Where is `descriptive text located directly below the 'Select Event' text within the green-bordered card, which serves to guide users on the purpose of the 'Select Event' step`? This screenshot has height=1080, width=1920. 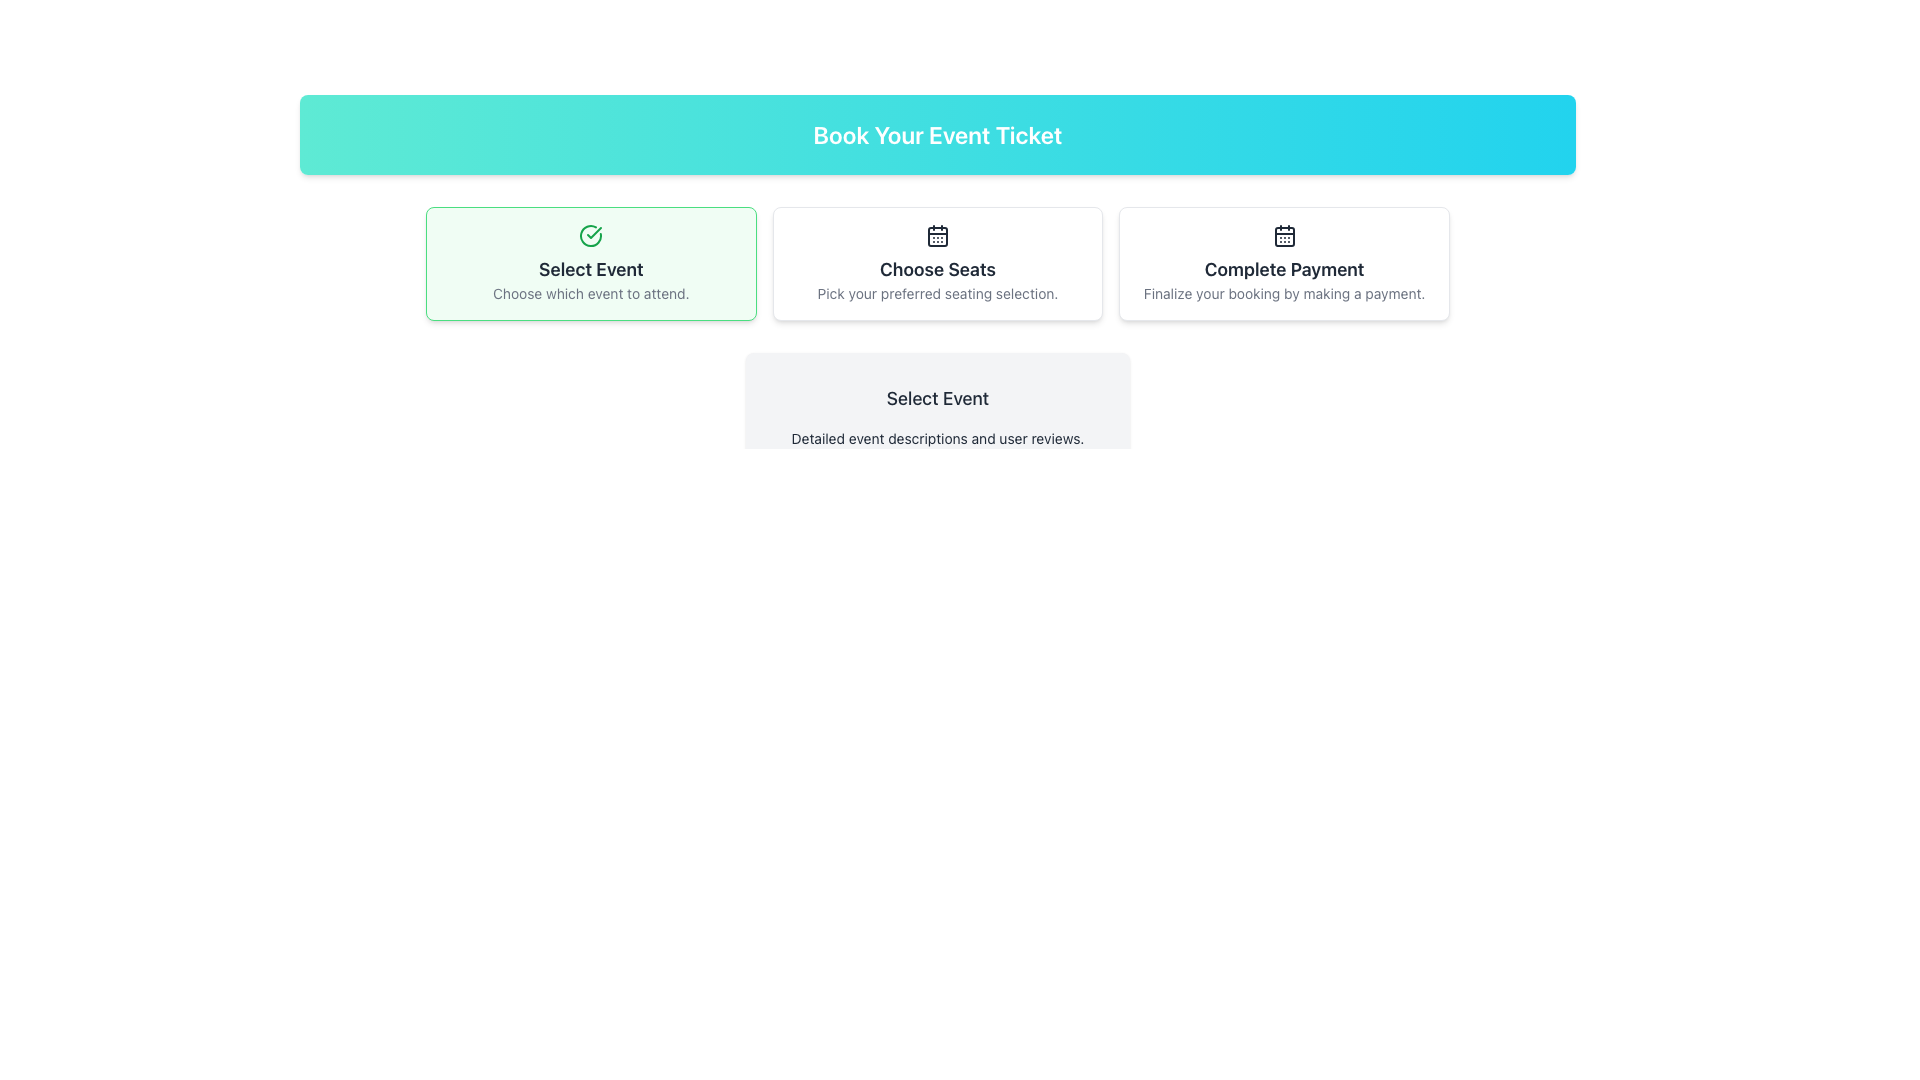 descriptive text located directly below the 'Select Event' text within the green-bordered card, which serves to guide users on the purpose of the 'Select Event' step is located at coordinates (590, 293).